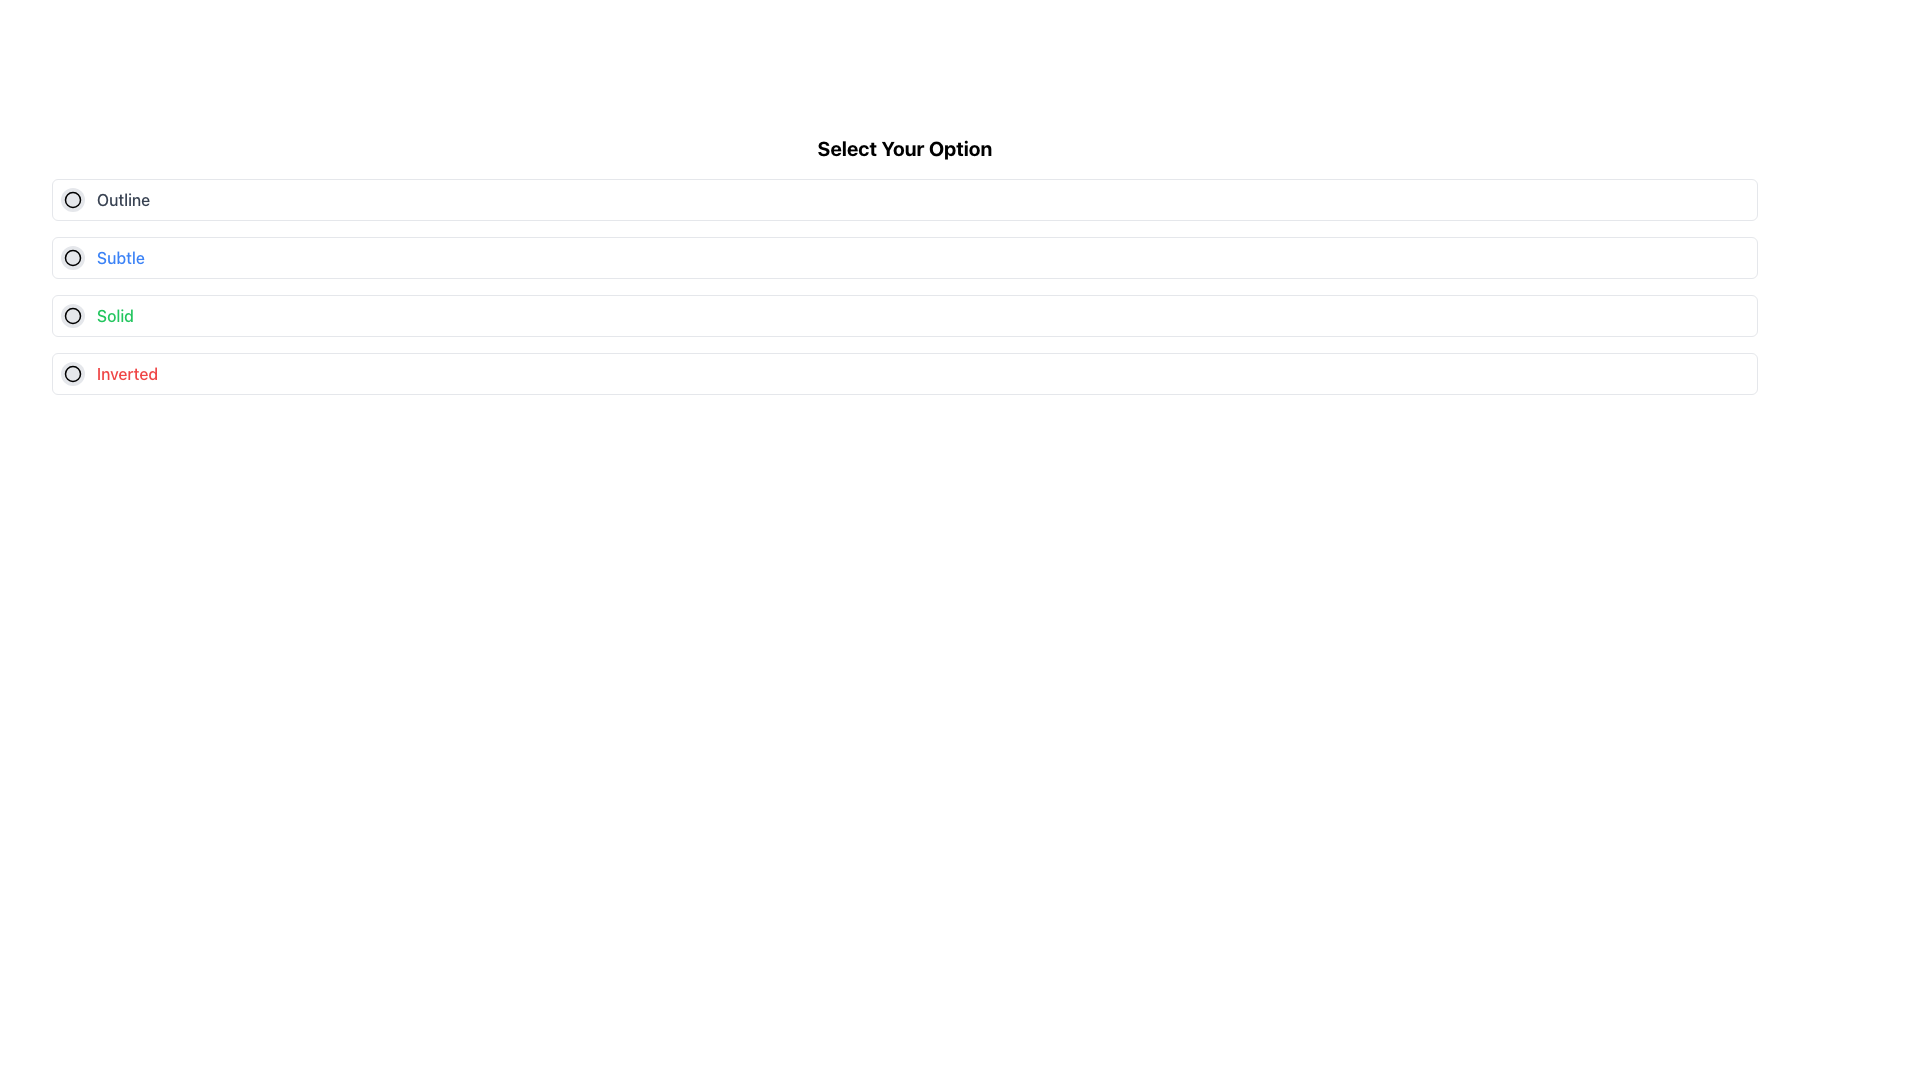  What do you see at coordinates (126, 374) in the screenshot?
I see `text label 'Inverted', which is the fourth selectable option in the group, positioned to the right of the associated radio button` at bounding box center [126, 374].